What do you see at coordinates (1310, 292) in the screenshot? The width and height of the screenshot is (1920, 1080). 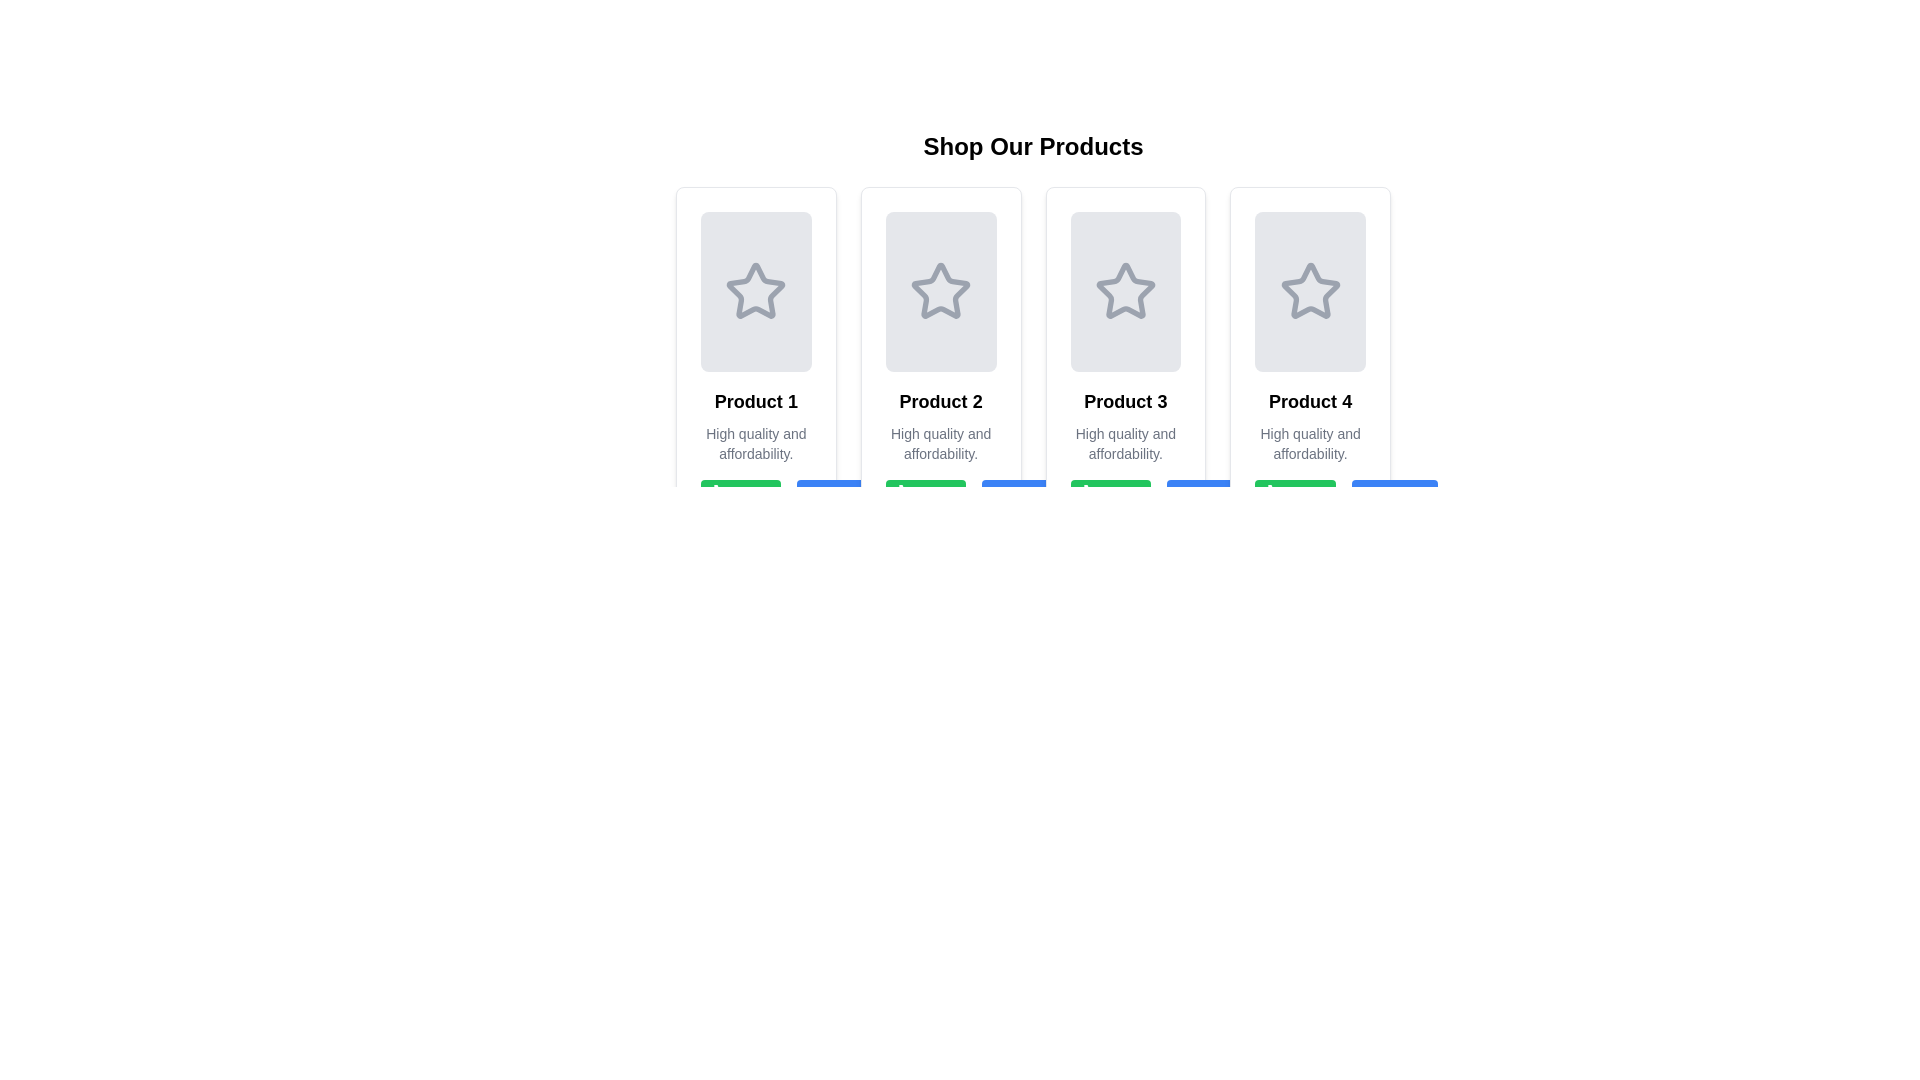 I see `the star icon to rate Product 4, which is centrally positioned within the card among the four product cards displayed horizontally` at bounding box center [1310, 292].